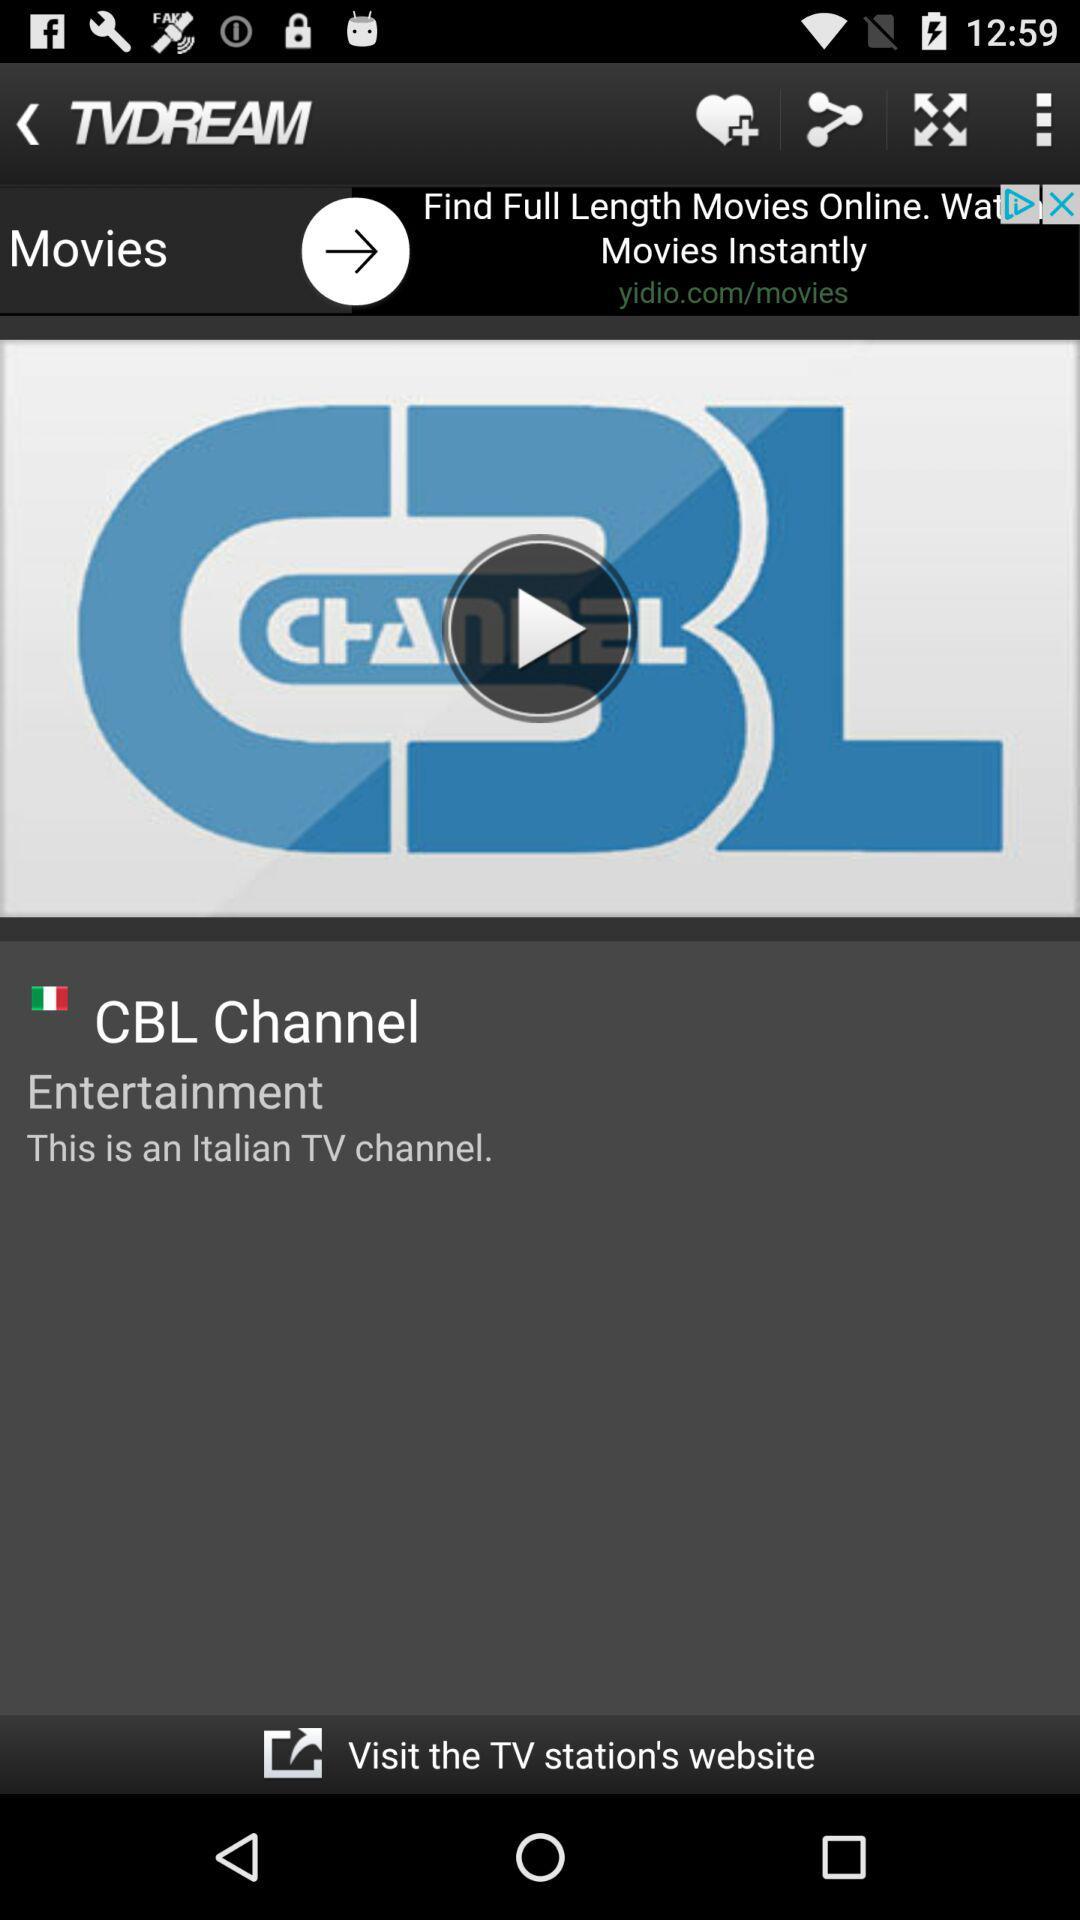 The height and width of the screenshot is (1920, 1080). Describe the element at coordinates (292, 1753) in the screenshot. I see `tv station 's website` at that location.